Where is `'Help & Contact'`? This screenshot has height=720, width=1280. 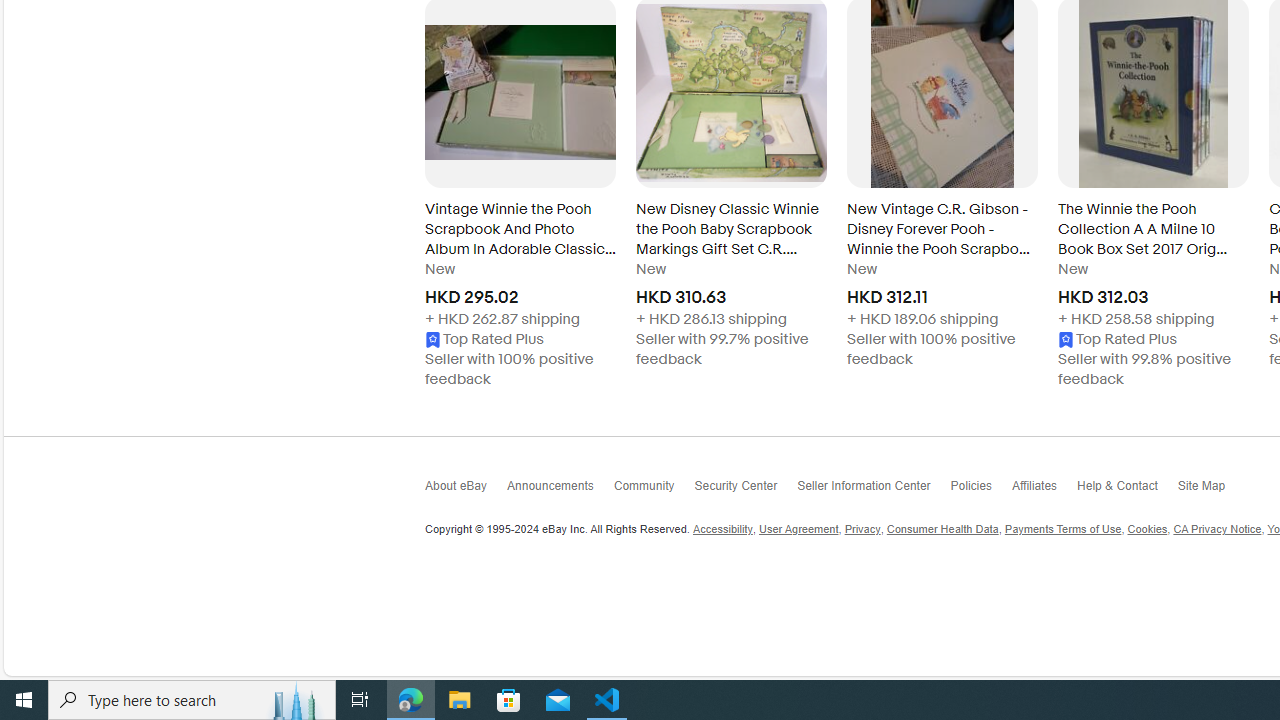
'Help & Contact' is located at coordinates (1127, 490).